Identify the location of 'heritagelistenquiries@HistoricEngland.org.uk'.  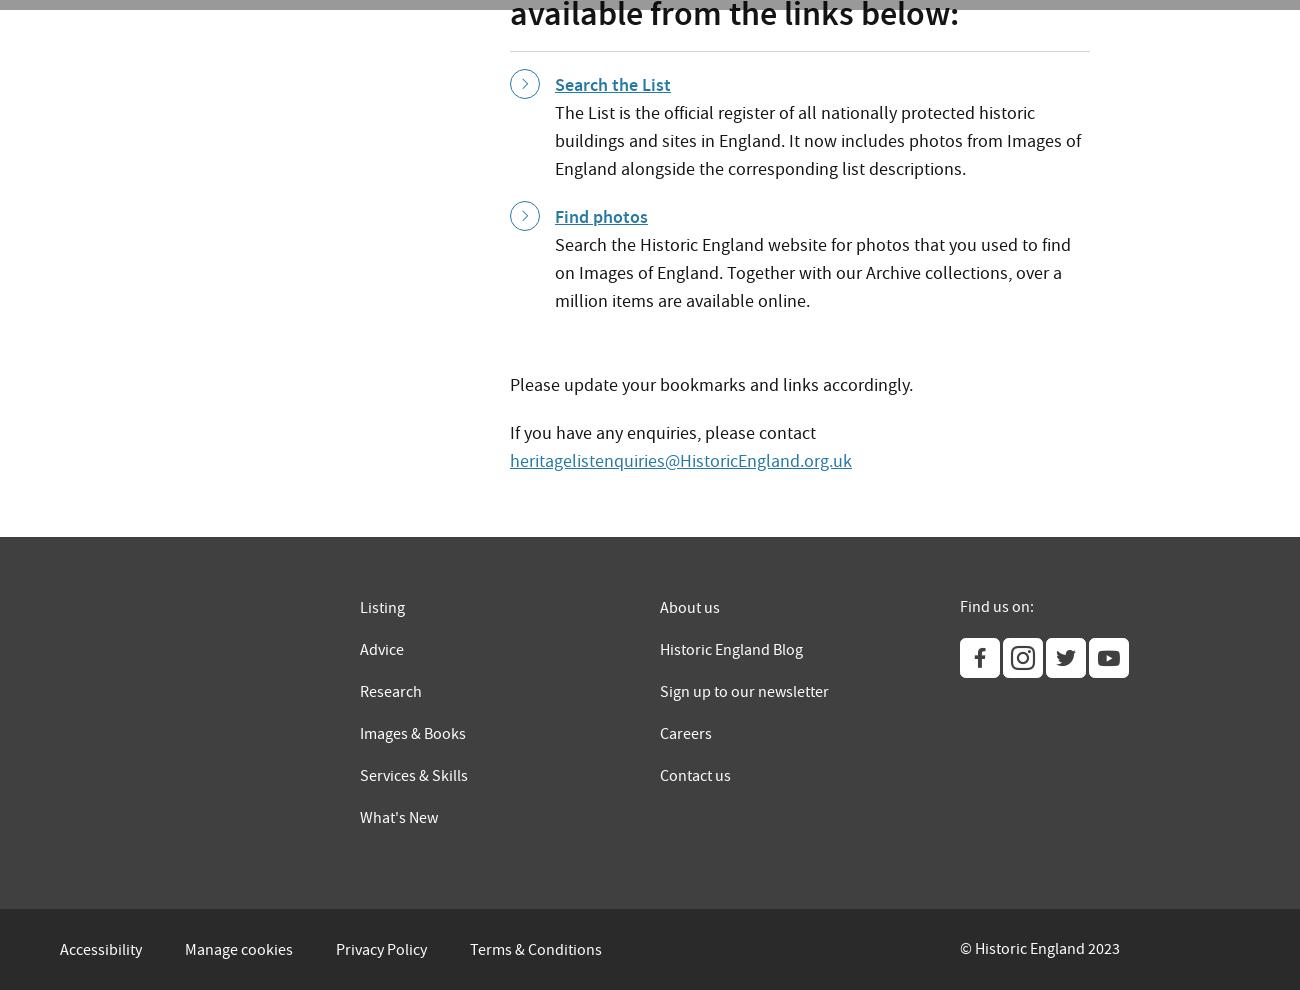
(679, 460).